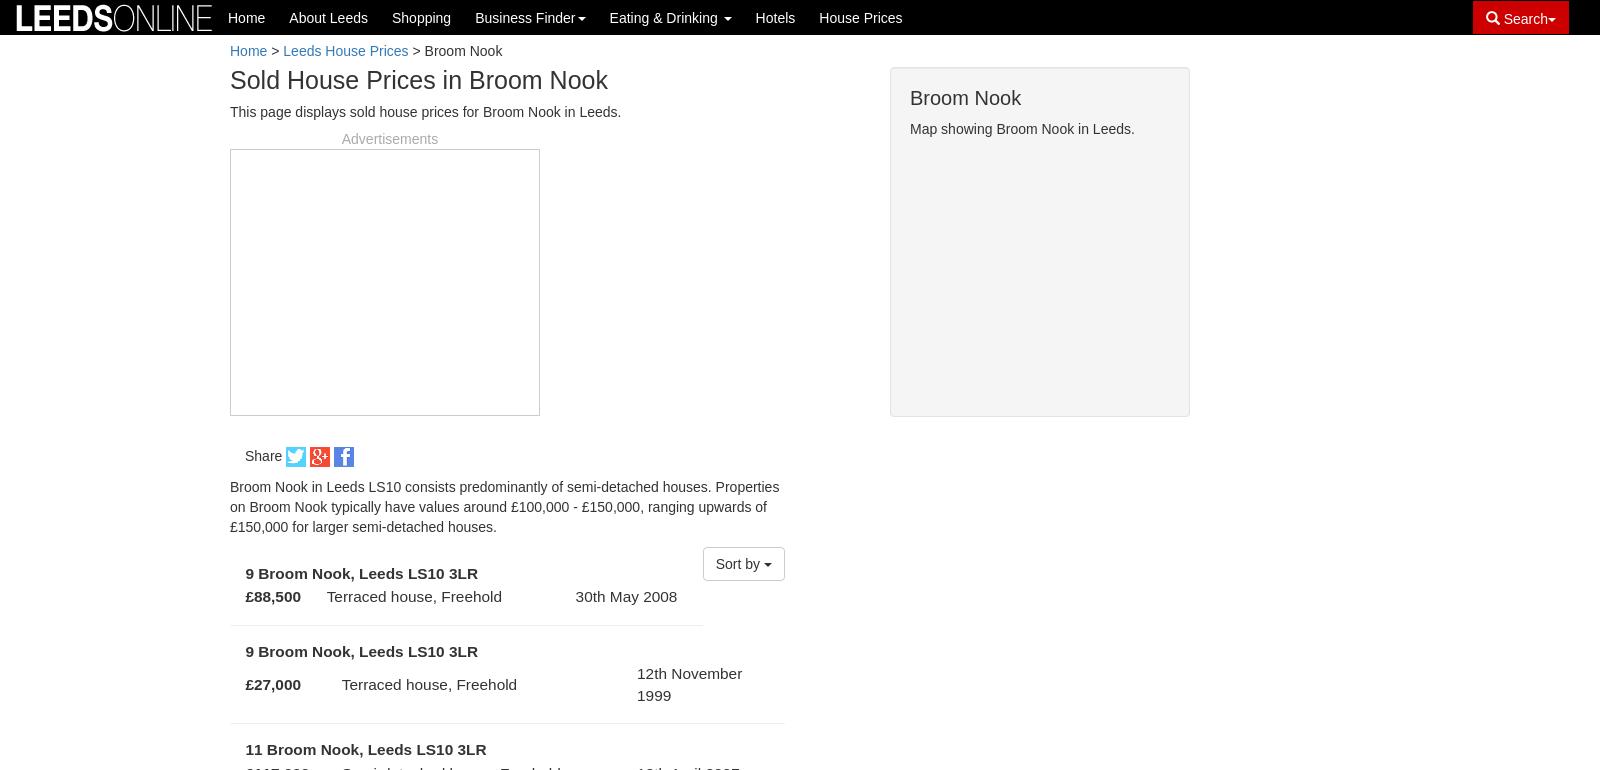  Describe the element at coordinates (389, 137) in the screenshot. I see `'Advertisements'` at that location.